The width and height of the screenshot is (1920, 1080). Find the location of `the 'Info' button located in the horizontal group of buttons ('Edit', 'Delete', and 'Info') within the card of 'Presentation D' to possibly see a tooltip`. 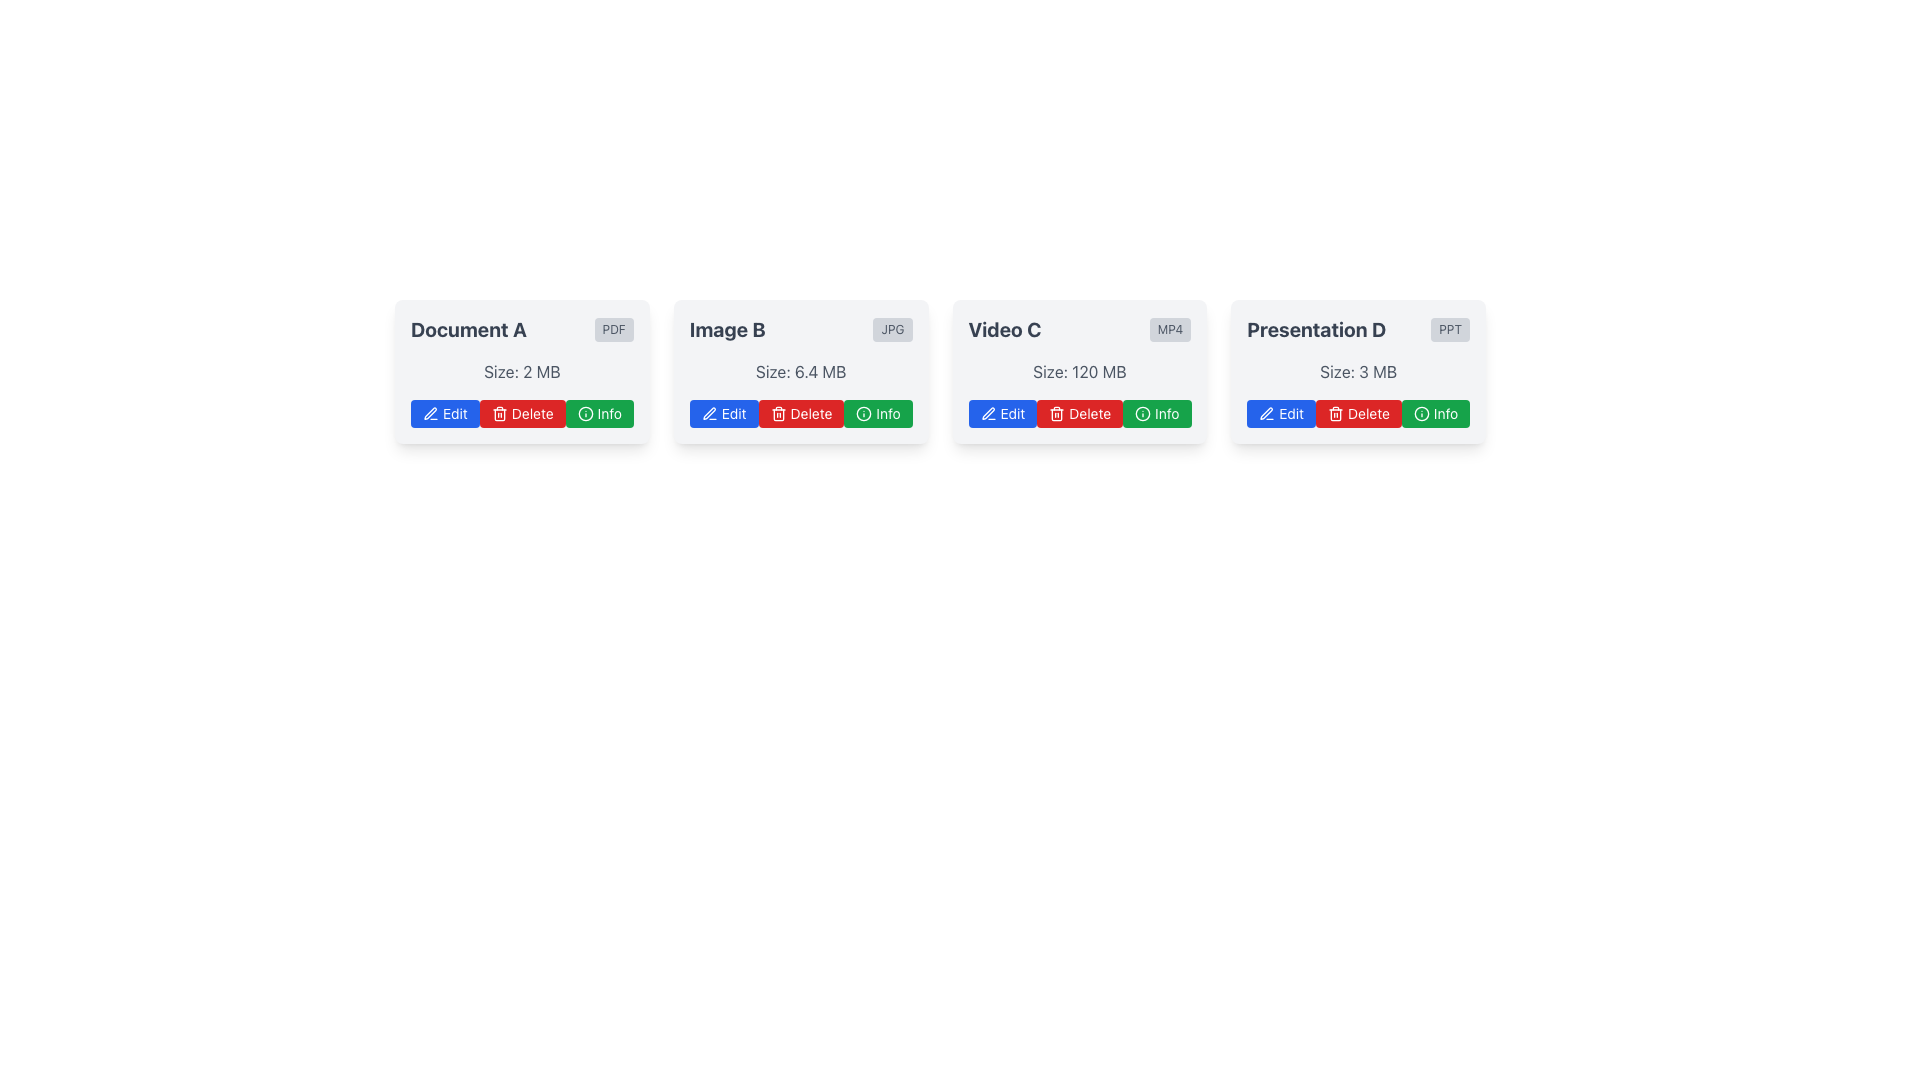

the 'Info' button located in the horizontal group of buttons ('Edit', 'Delete', and 'Info') within the card of 'Presentation D' to possibly see a tooltip is located at coordinates (1435, 412).